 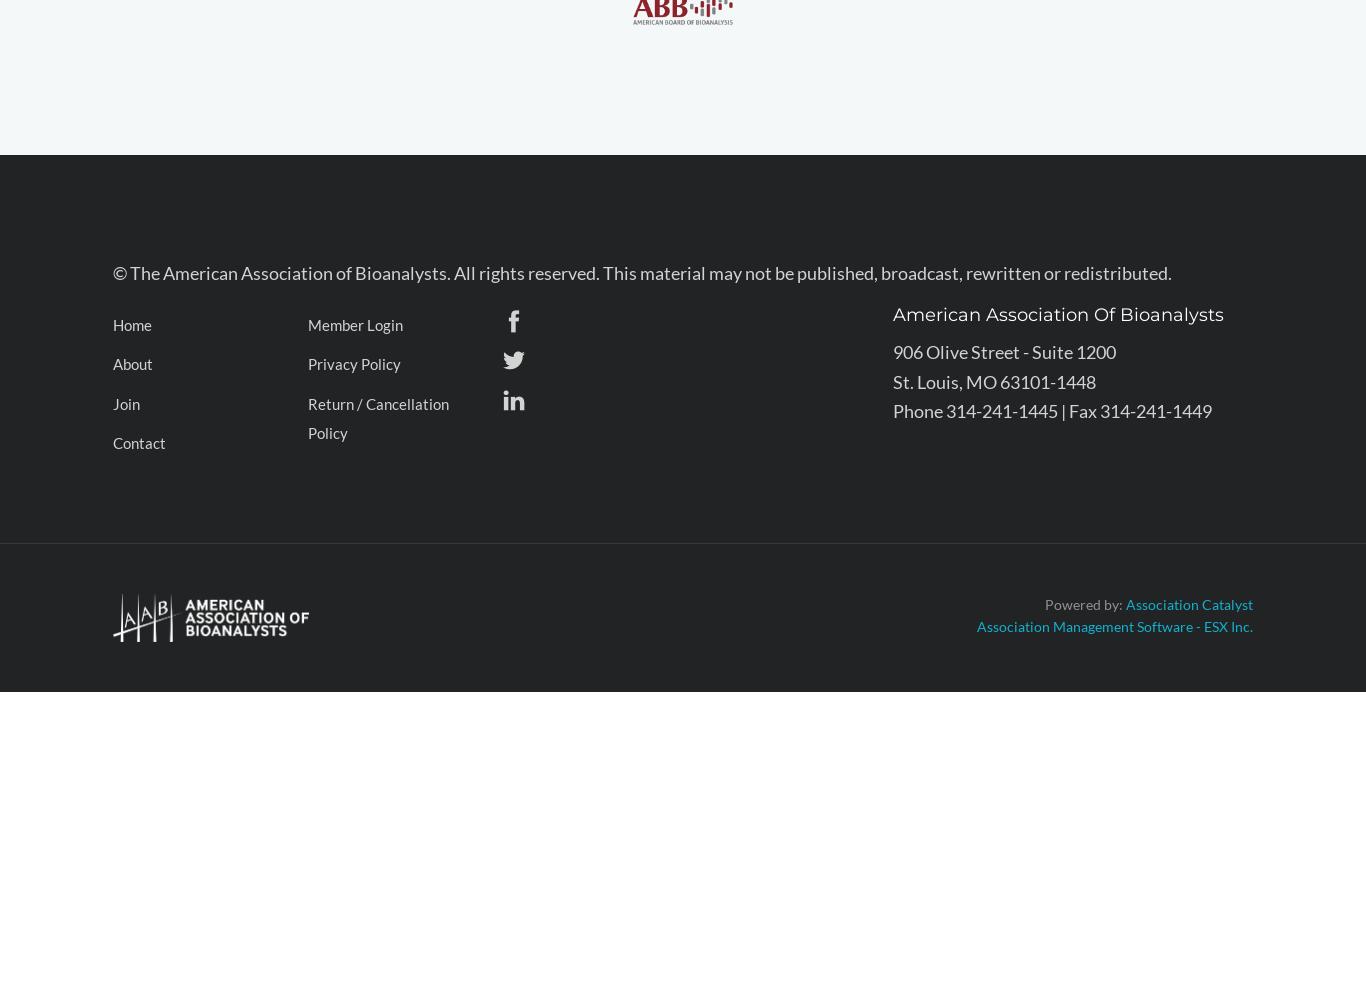 What do you see at coordinates (1189, 602) in the screenshot?
I see `'Association Catalyst'` at bounding box center [1189, 602].